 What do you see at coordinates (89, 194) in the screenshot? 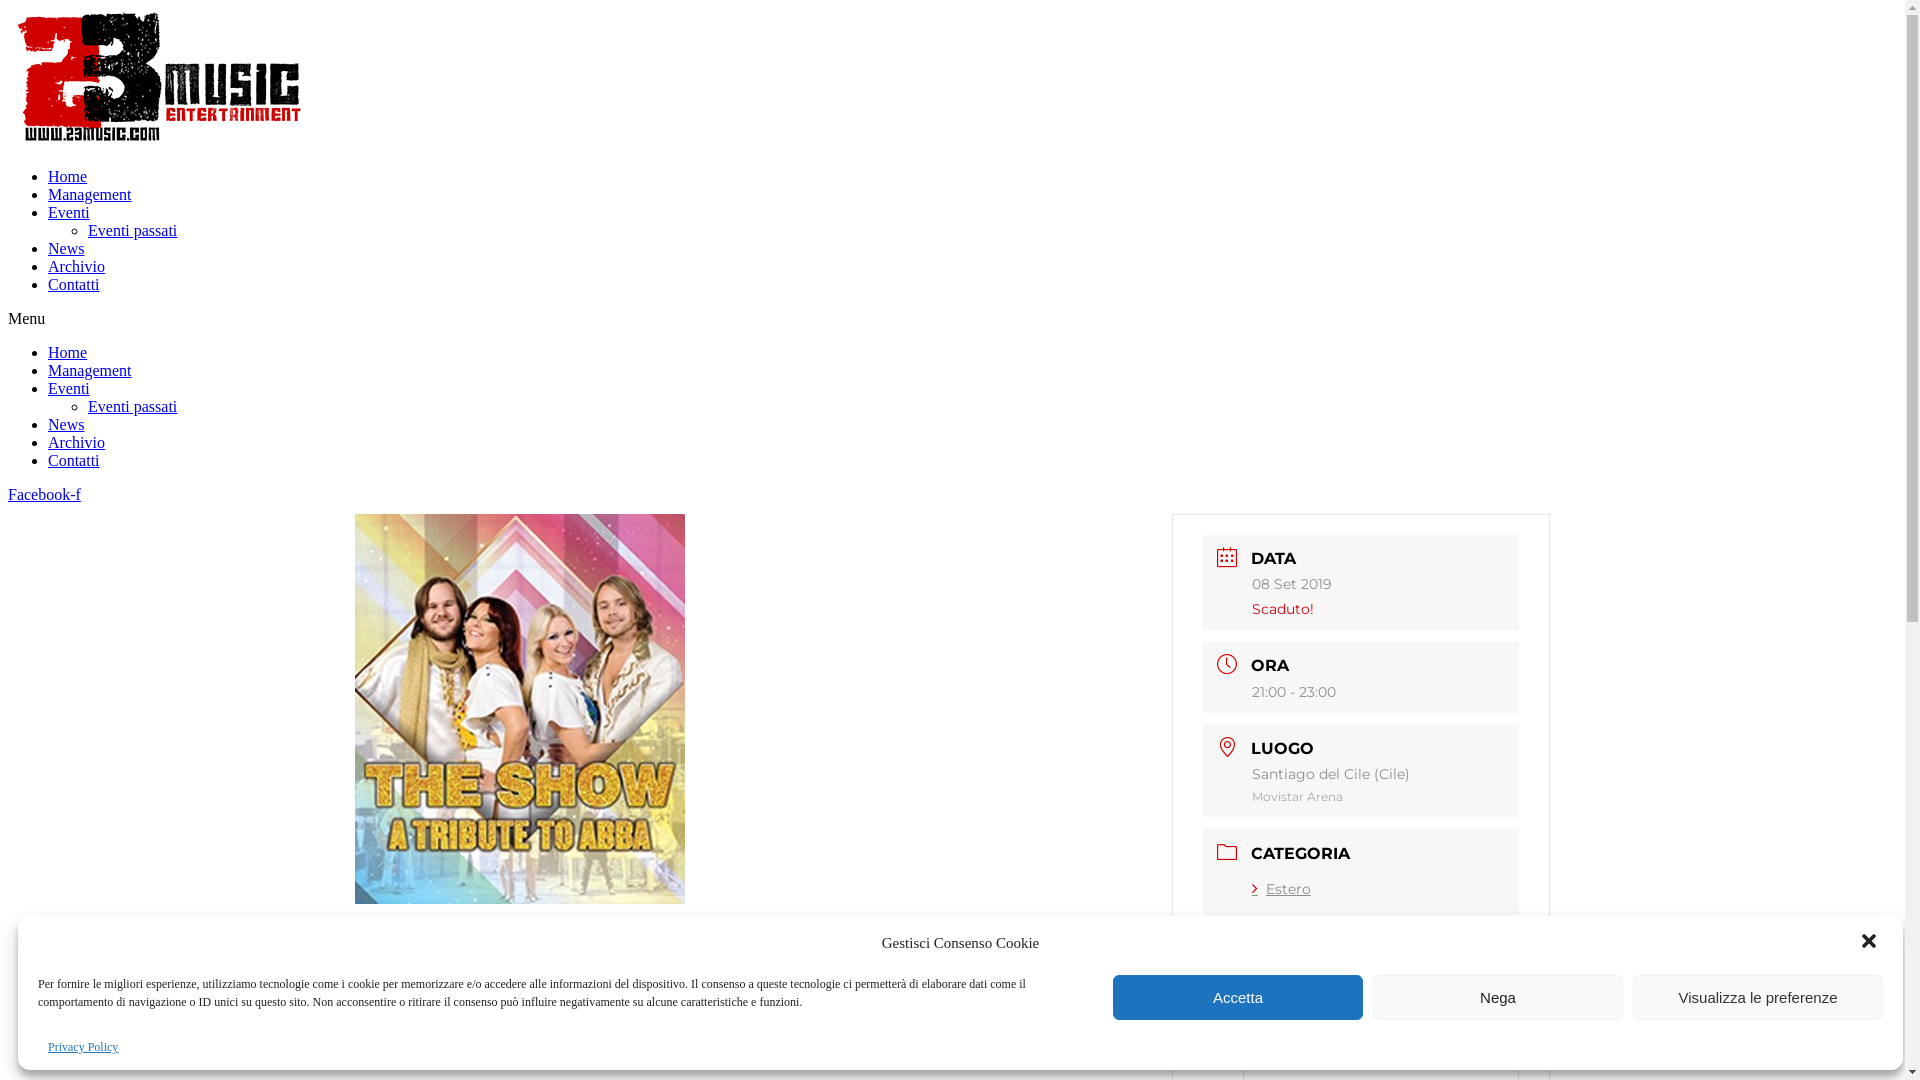
I see `'Management'` at bounding box center [89, 194].